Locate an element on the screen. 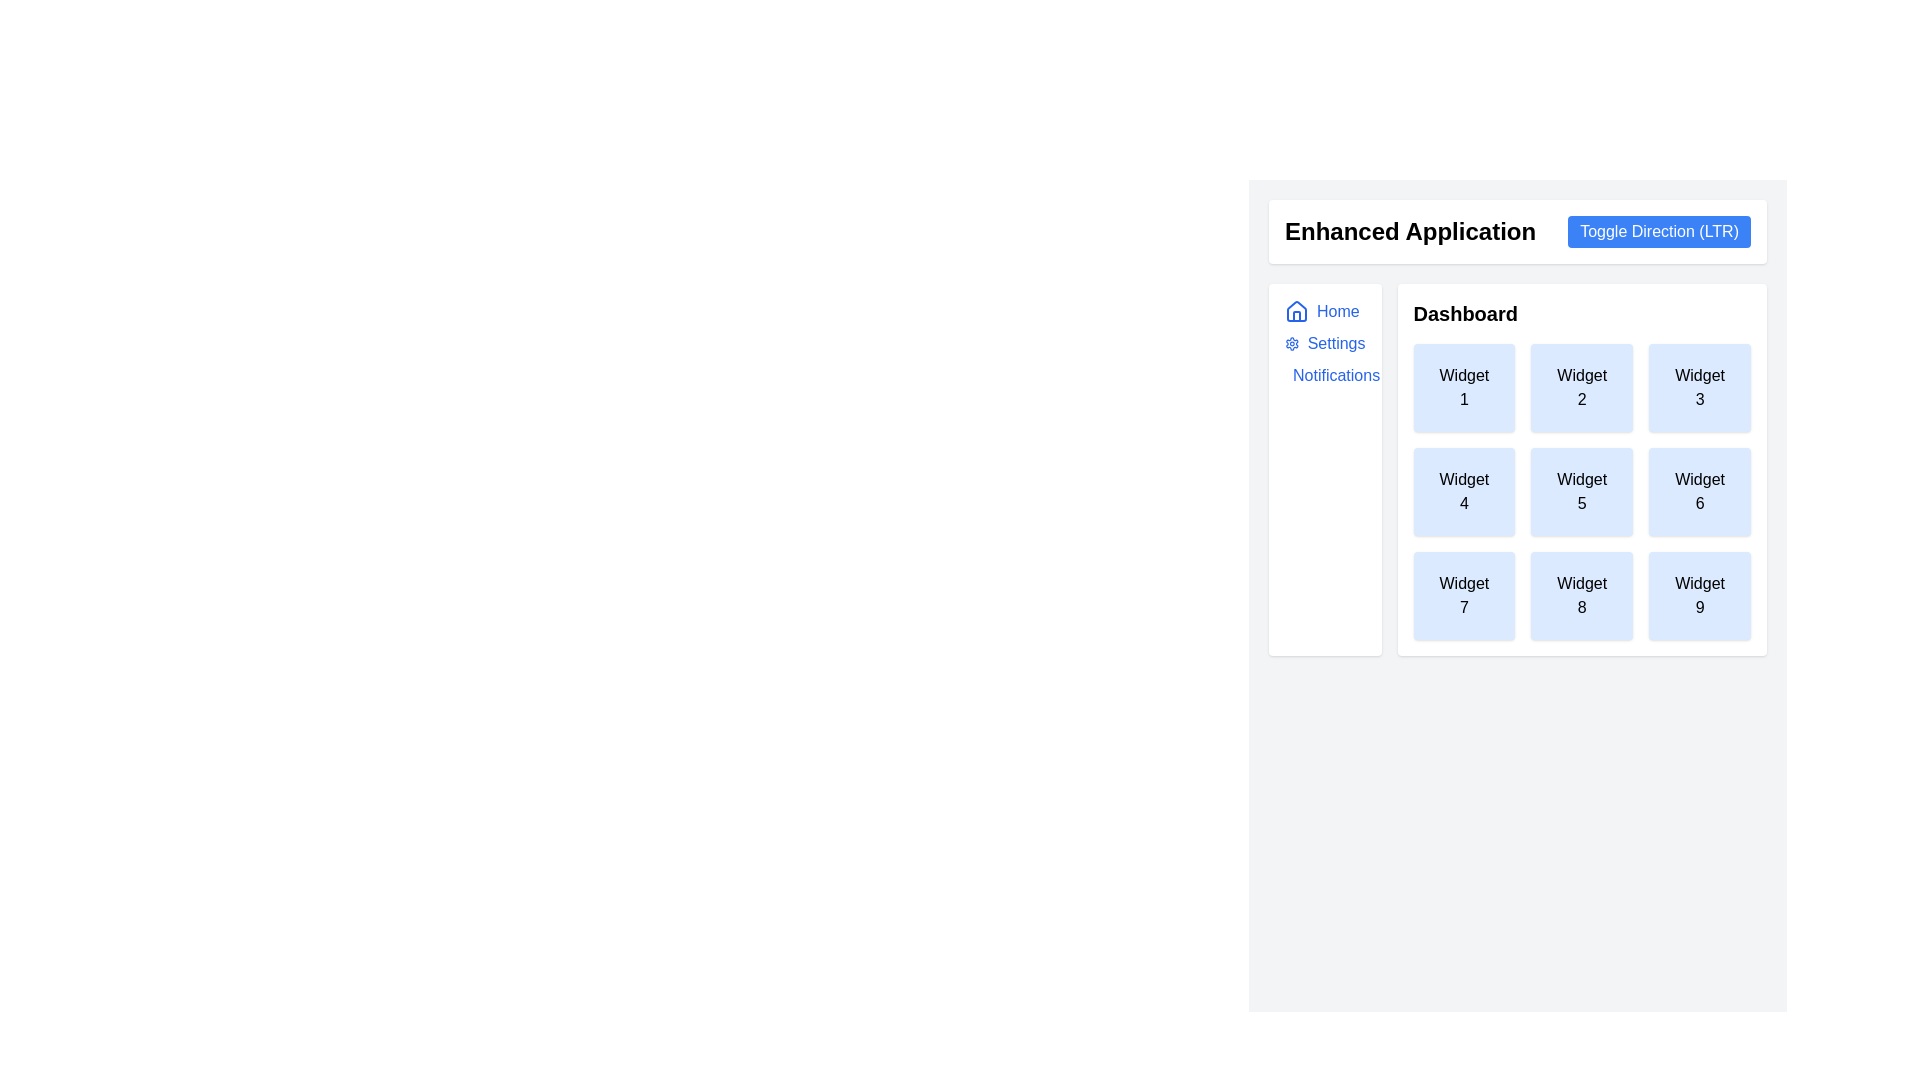 This screenshot has width=1920, height=1080. the Static display element in the dashboard that showcases or links to specific content associated with 'Widget 2', located in the top row and second column of a 3x3 grid layout is located at coordinates (1581, 388).